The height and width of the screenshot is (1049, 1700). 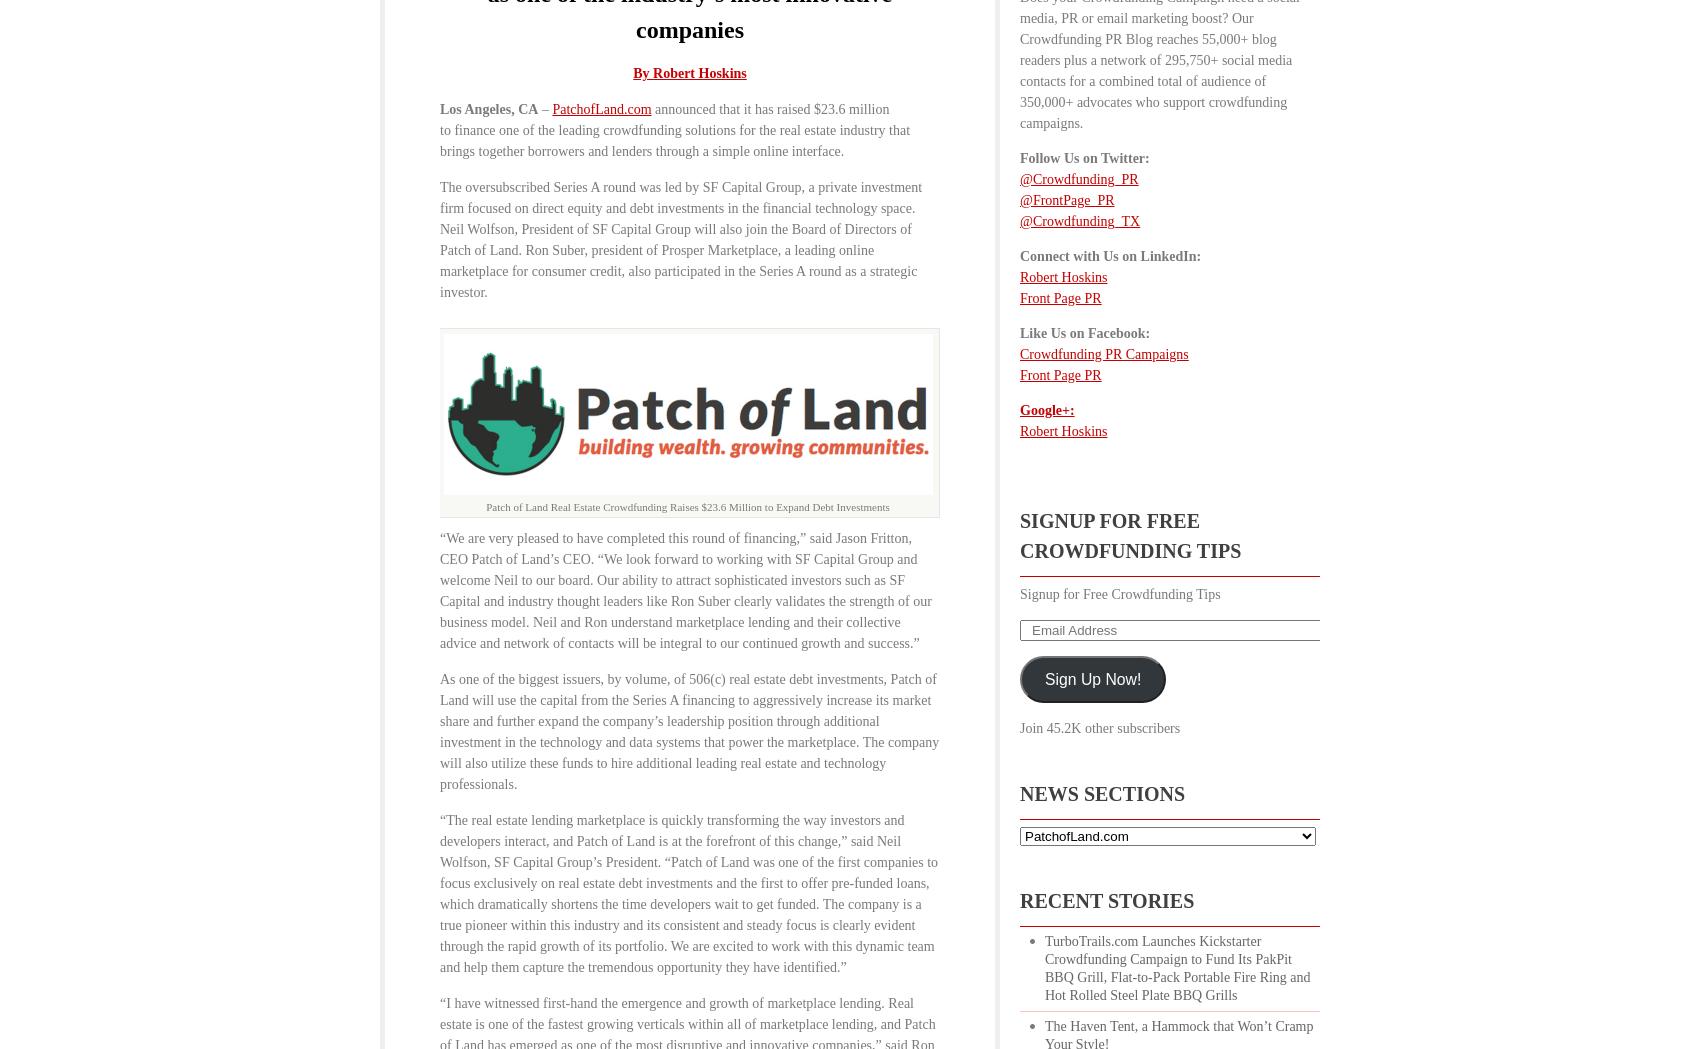 I want to click on 'Recent Stories', so click(x=1107, y=899).